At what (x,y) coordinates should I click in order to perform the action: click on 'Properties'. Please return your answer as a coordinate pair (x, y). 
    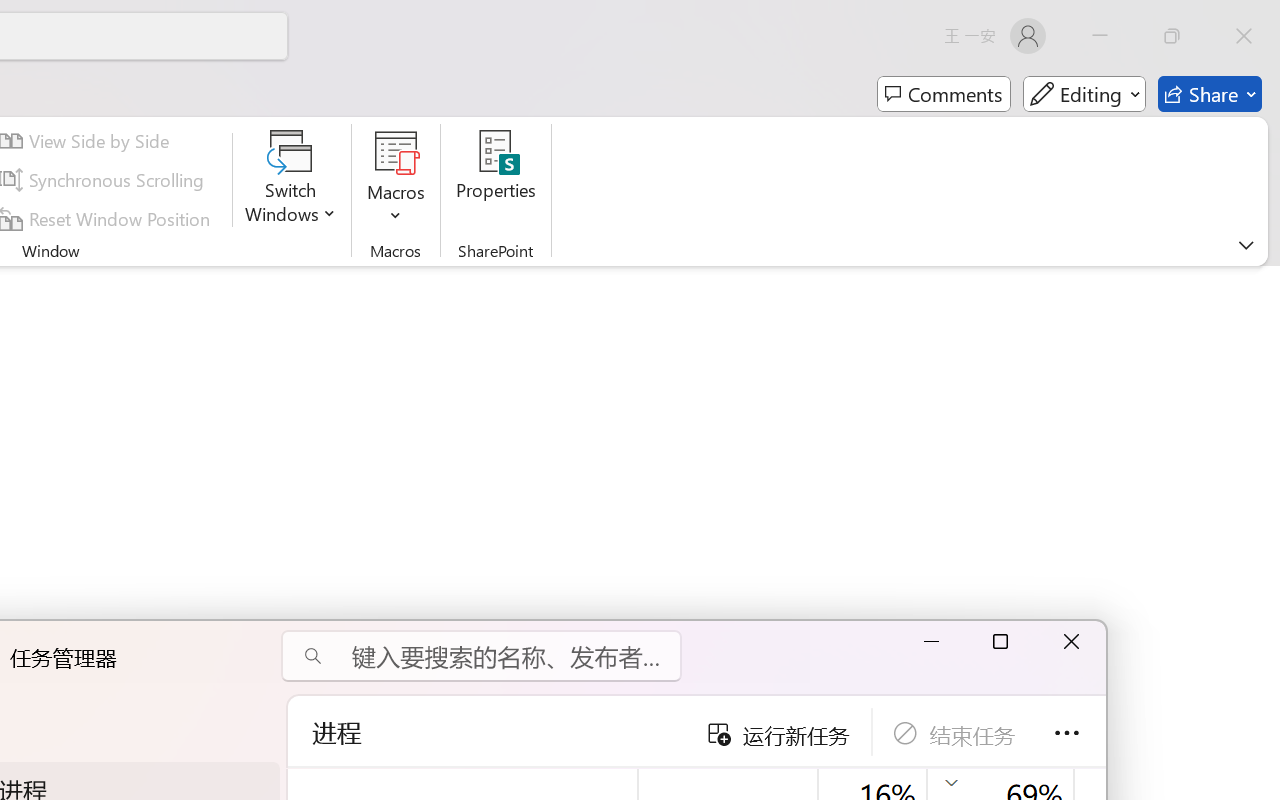
    Looking at the image, I should click on (496, 179).